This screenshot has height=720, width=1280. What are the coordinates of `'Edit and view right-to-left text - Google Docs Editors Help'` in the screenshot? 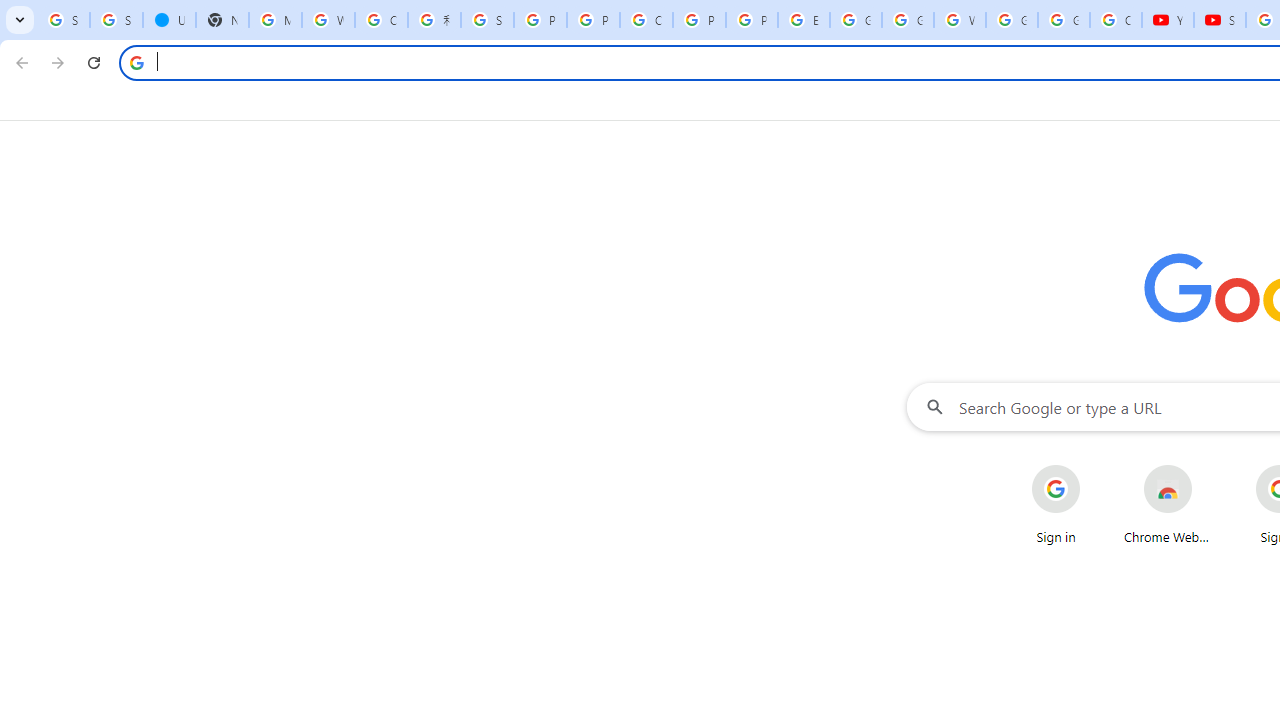 It's located at (803, 20).